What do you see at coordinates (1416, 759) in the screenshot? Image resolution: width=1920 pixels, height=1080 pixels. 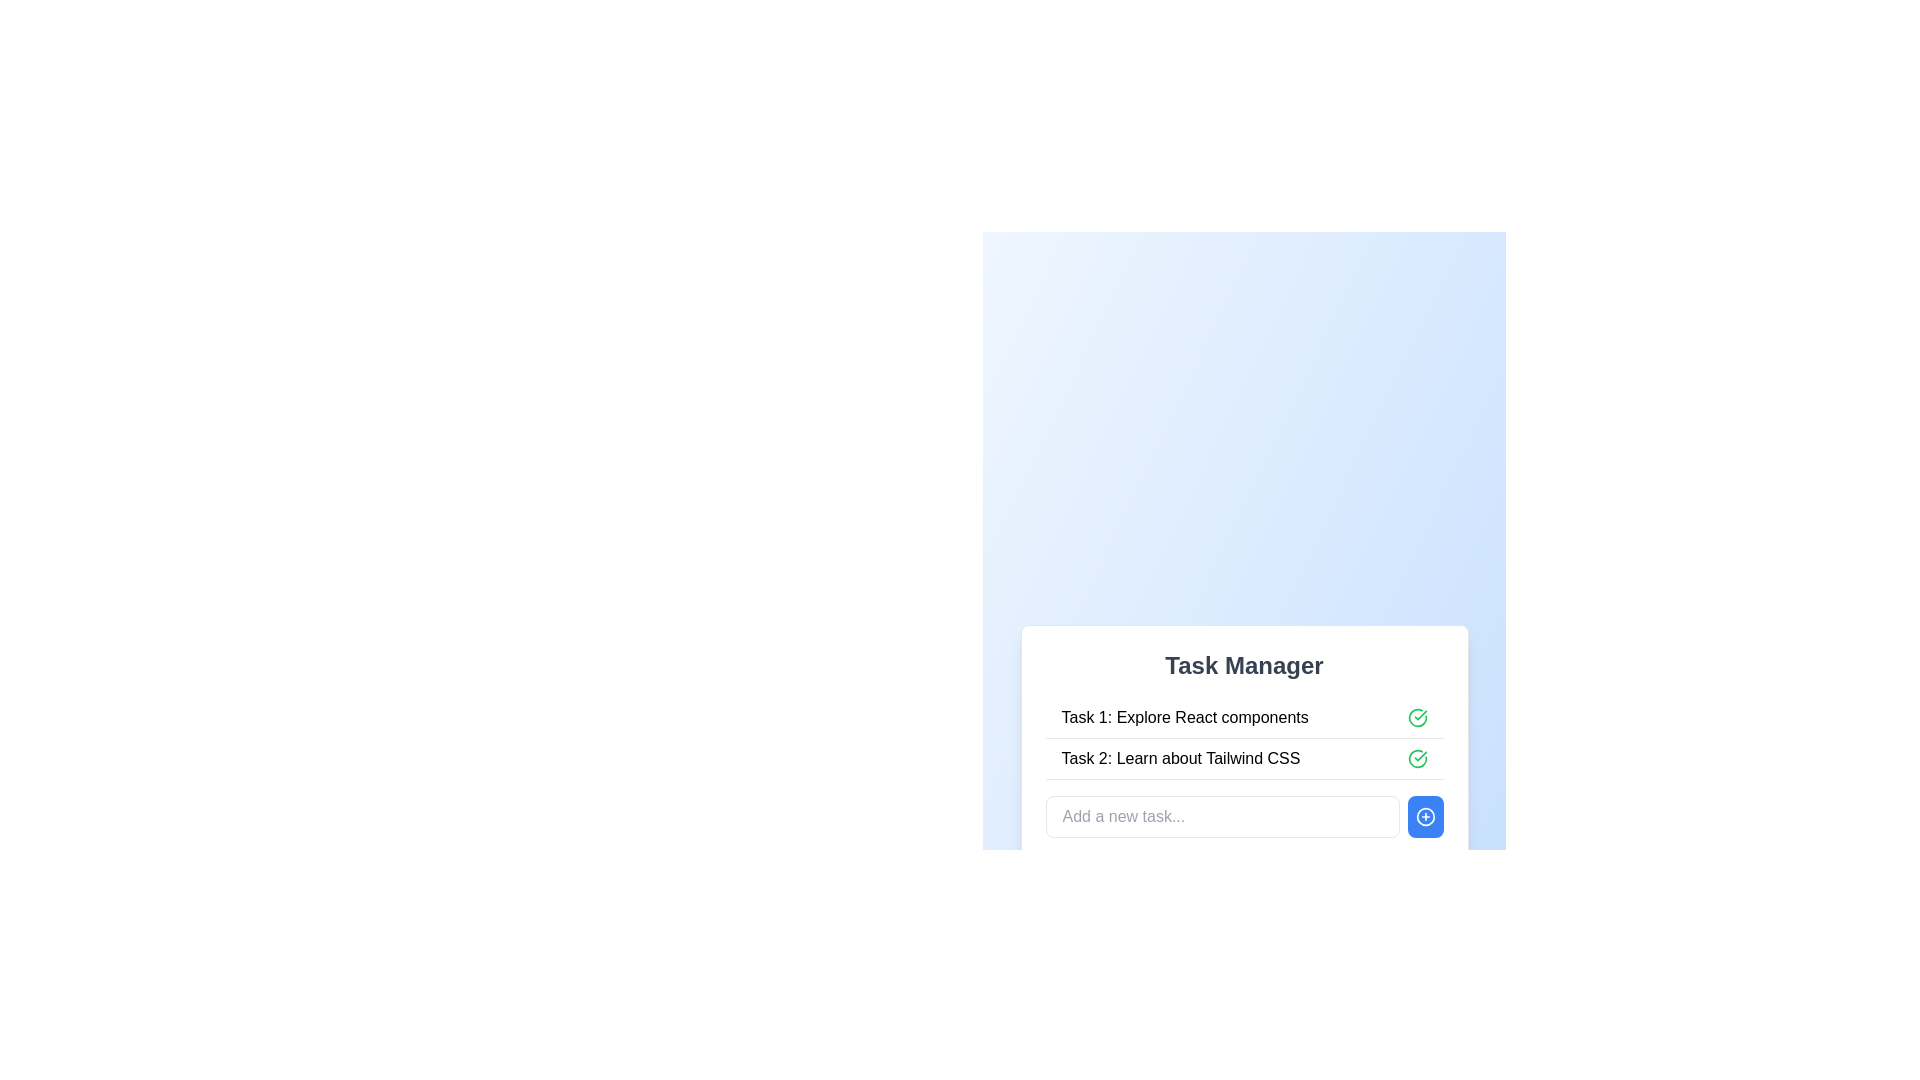 I see `the icon indicating the state of 'Task 2: Learn about Tailwind CSS' for its completion status` at bounding box center [1416, 759].